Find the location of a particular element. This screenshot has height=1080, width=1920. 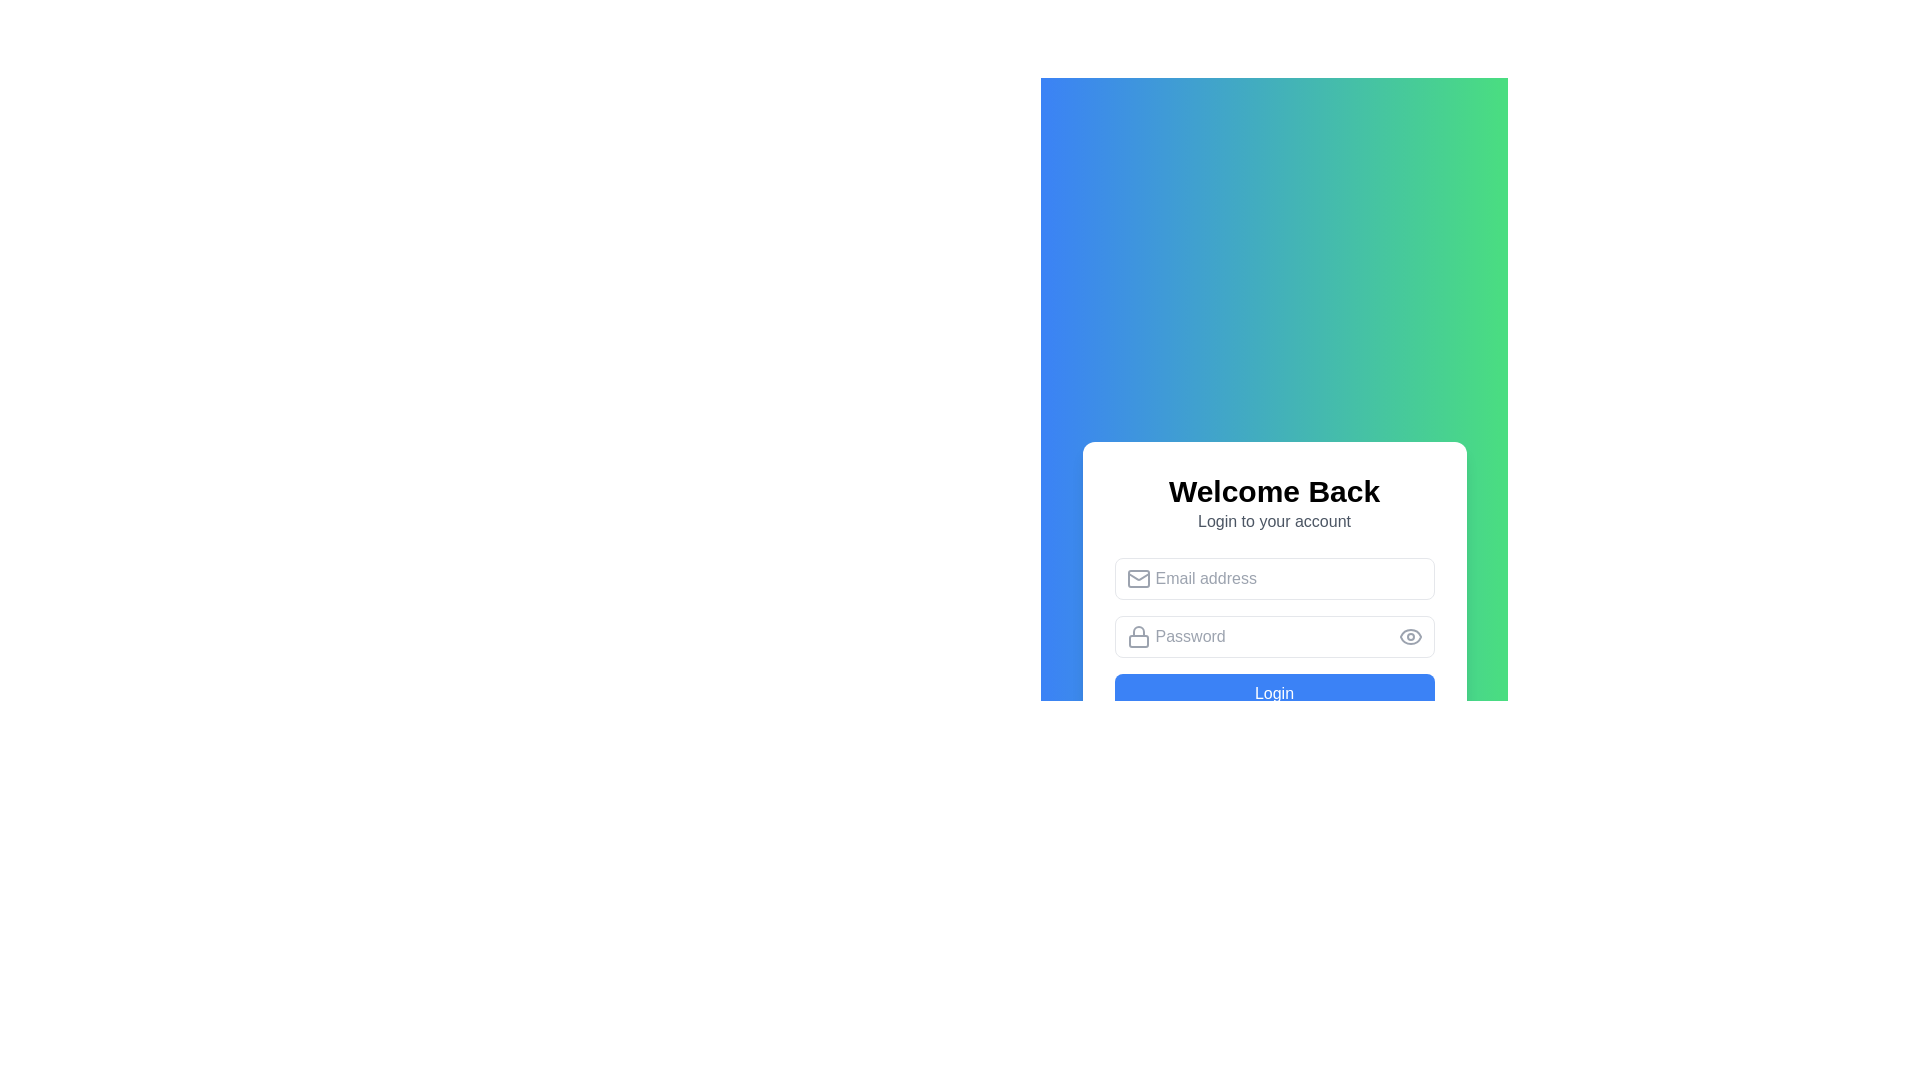

the password visibility toggle icon located on the right side of the password input field to switch between masked and unmasked states is located at coordinates (1409, 636).